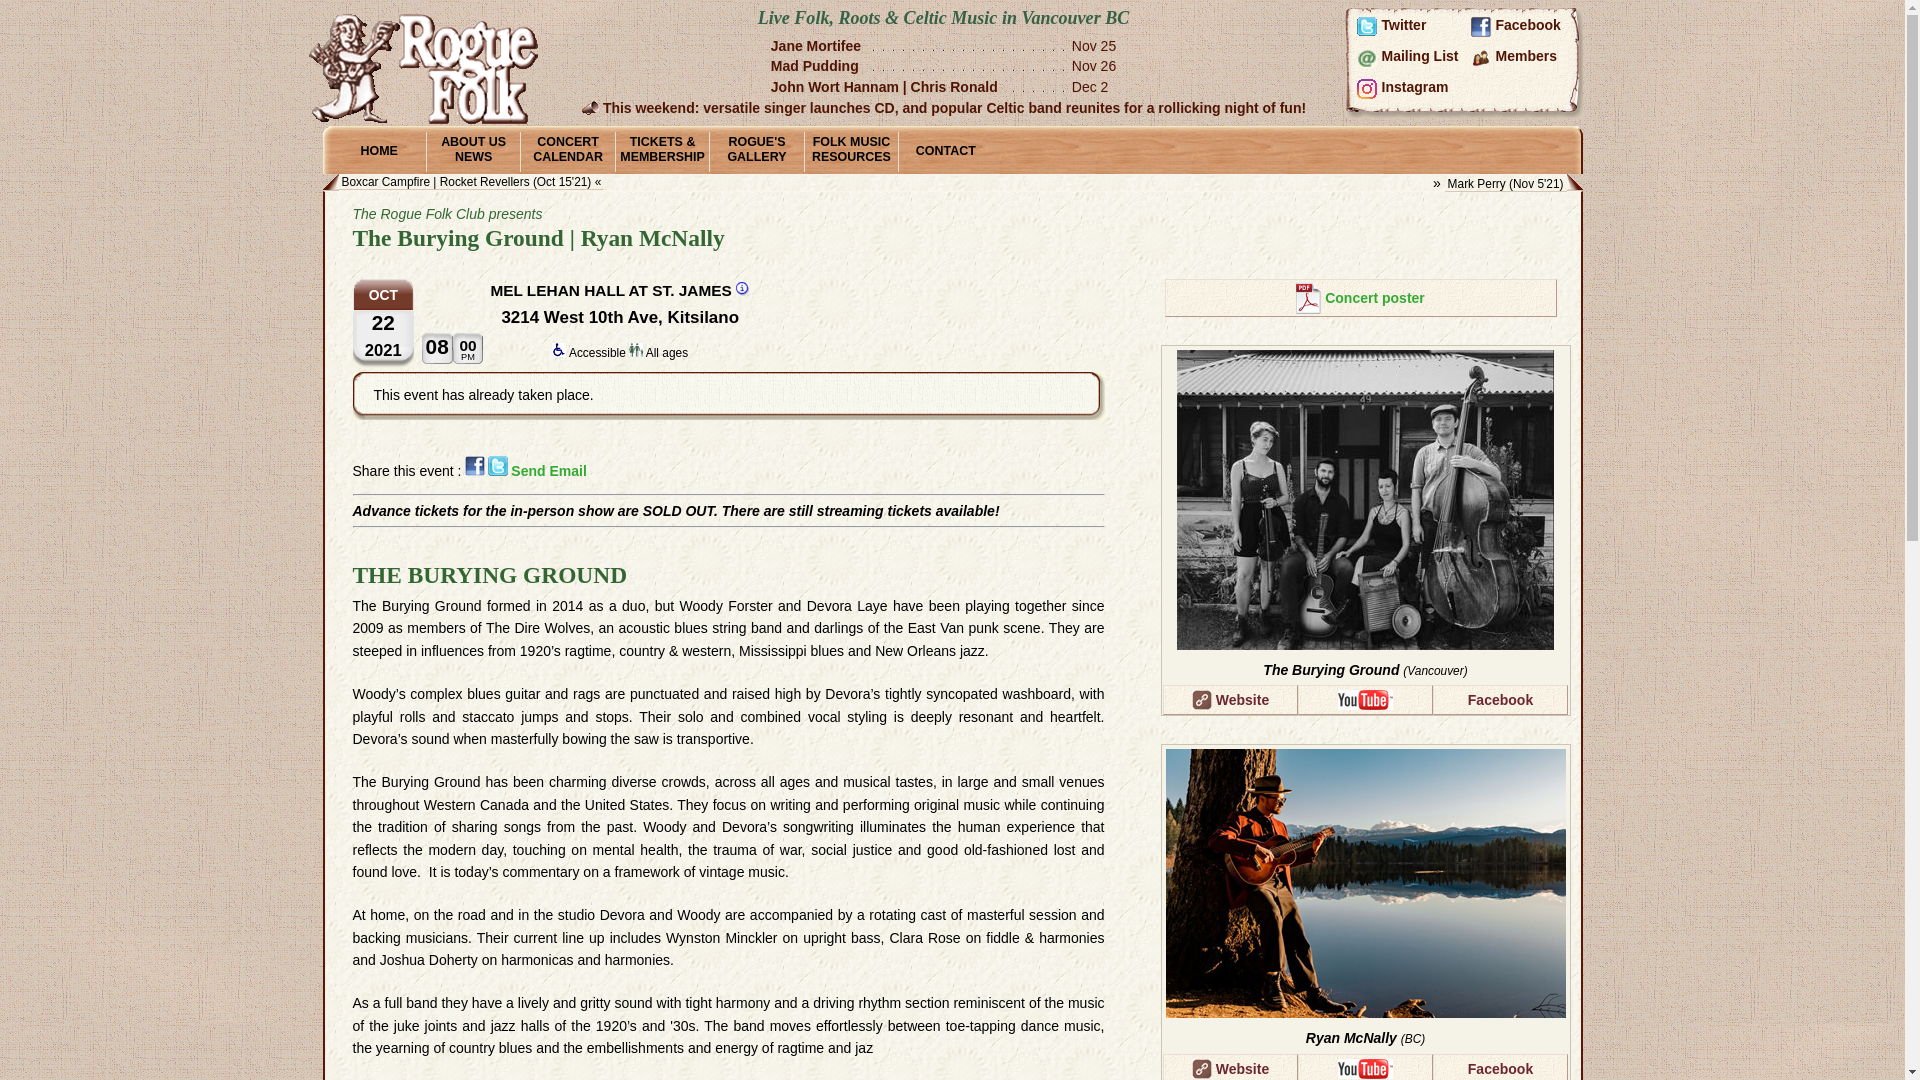 The height and width of the screenshot is (1080, 1920). I want to click on 'FOLK MUSIC RESOURCES', so click(804, 150).